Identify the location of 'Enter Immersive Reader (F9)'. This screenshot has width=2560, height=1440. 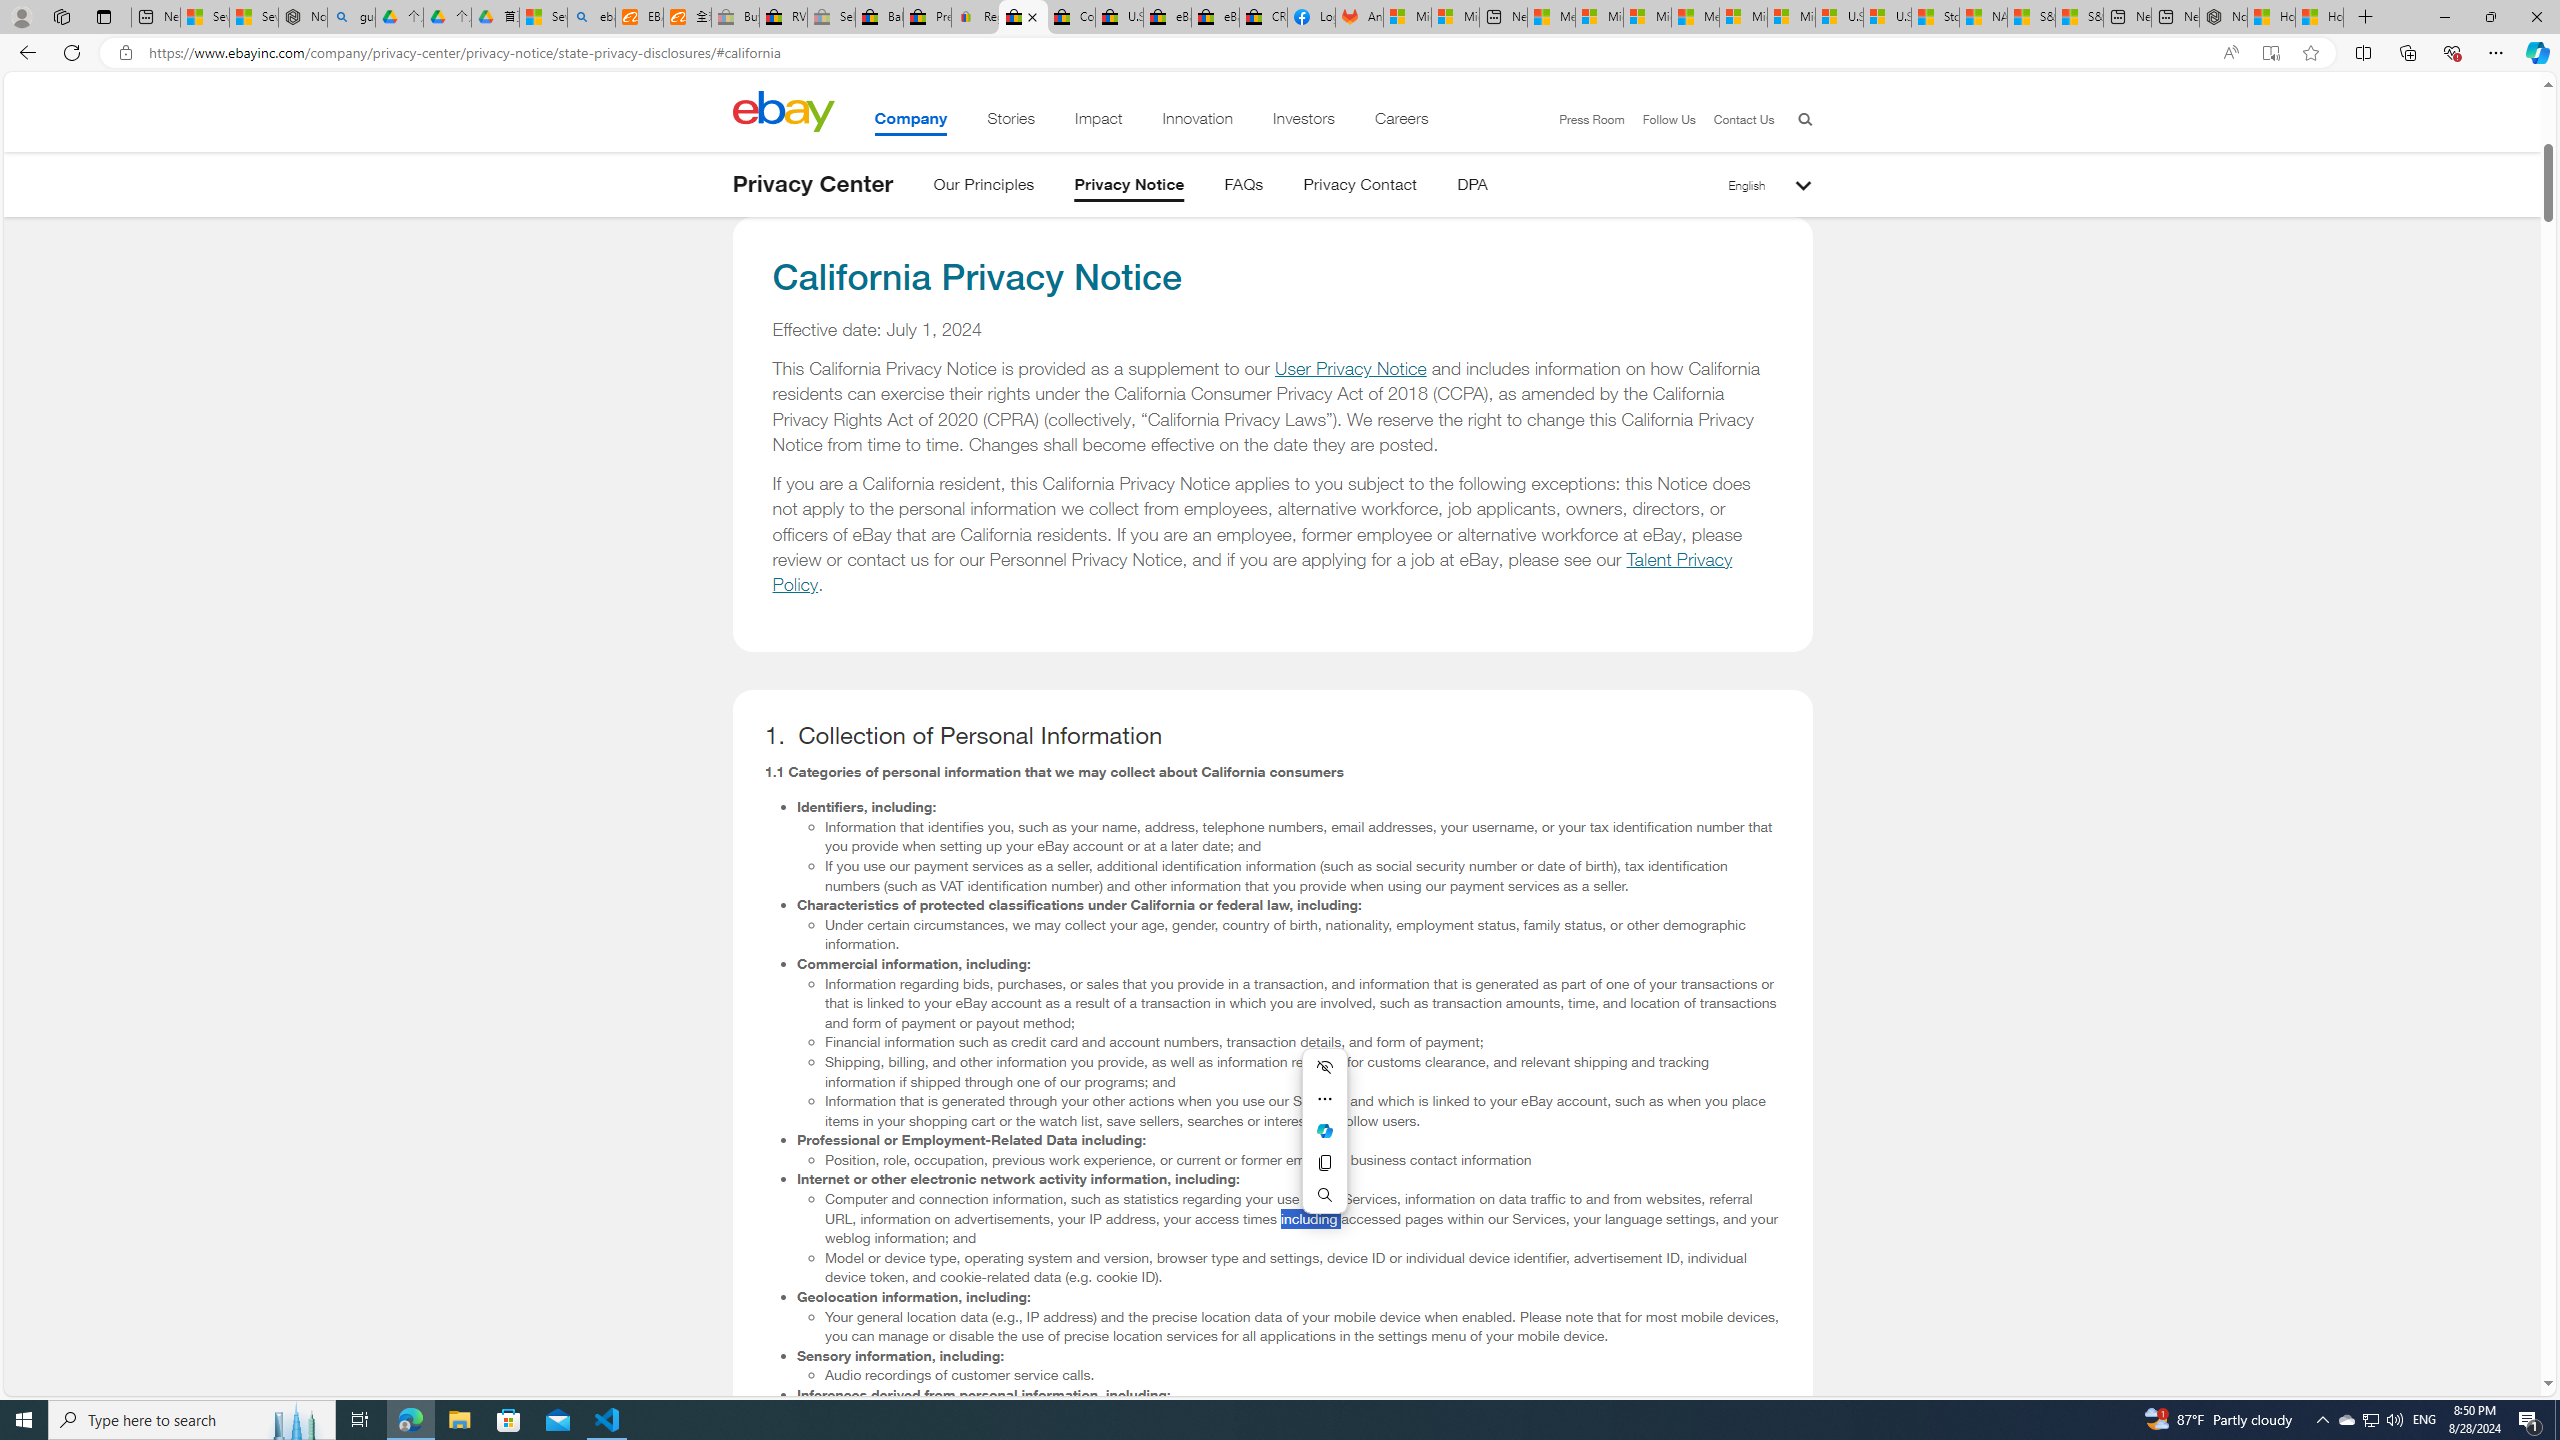
(2270, 53).